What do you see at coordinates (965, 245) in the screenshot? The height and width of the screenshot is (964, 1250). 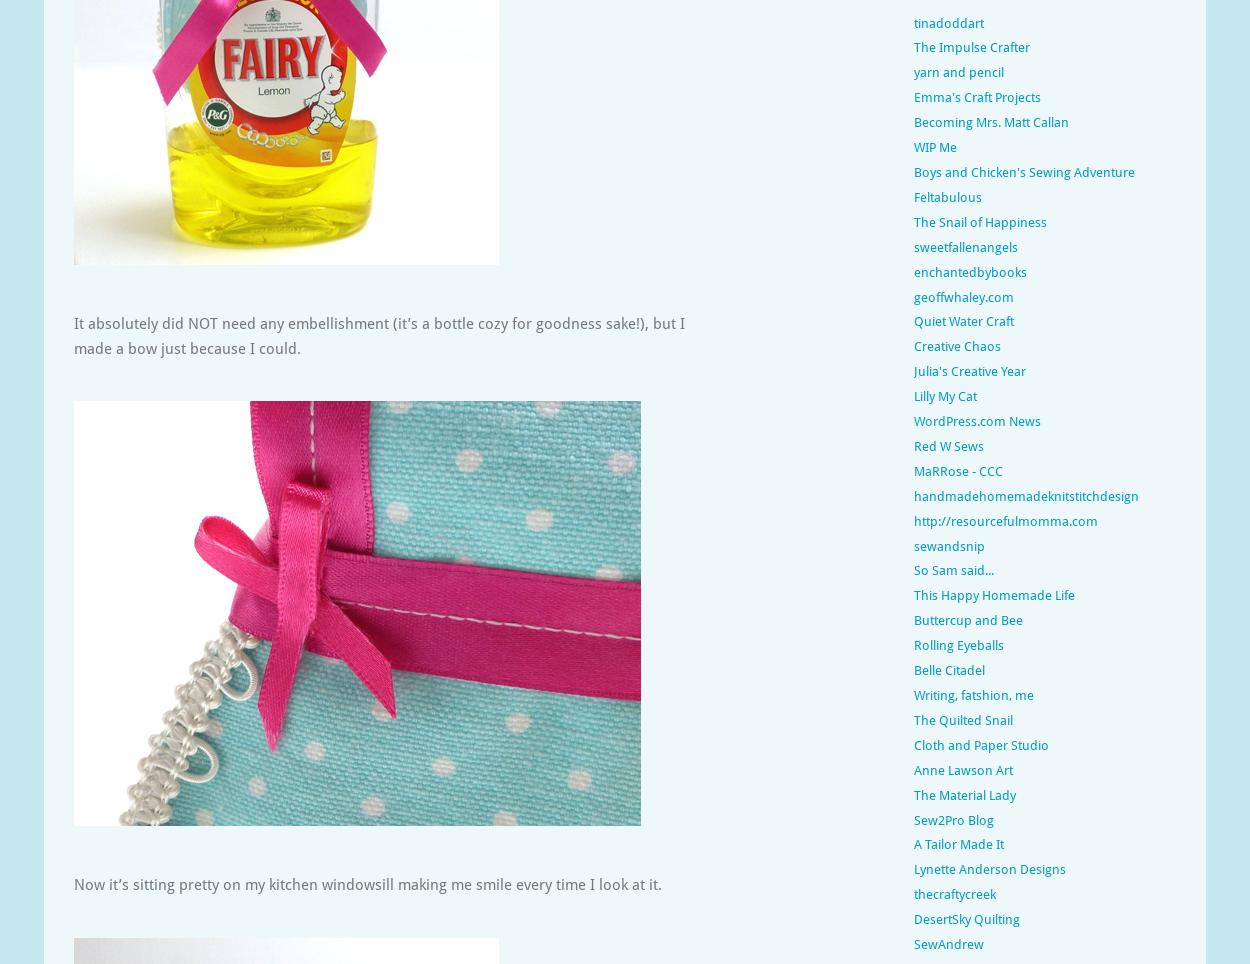 I see `'sweetfallenangels'` at bounding box center [965, 245].